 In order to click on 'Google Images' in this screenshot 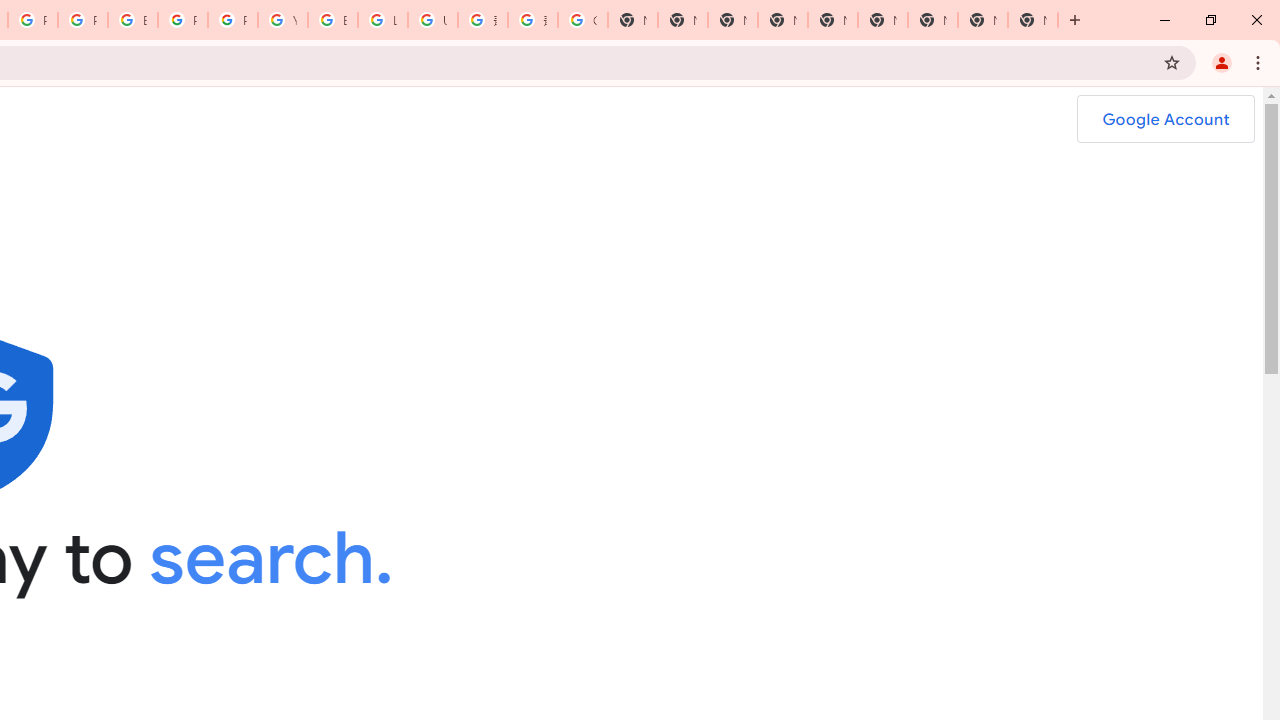, I will do `click(582, 20)`.